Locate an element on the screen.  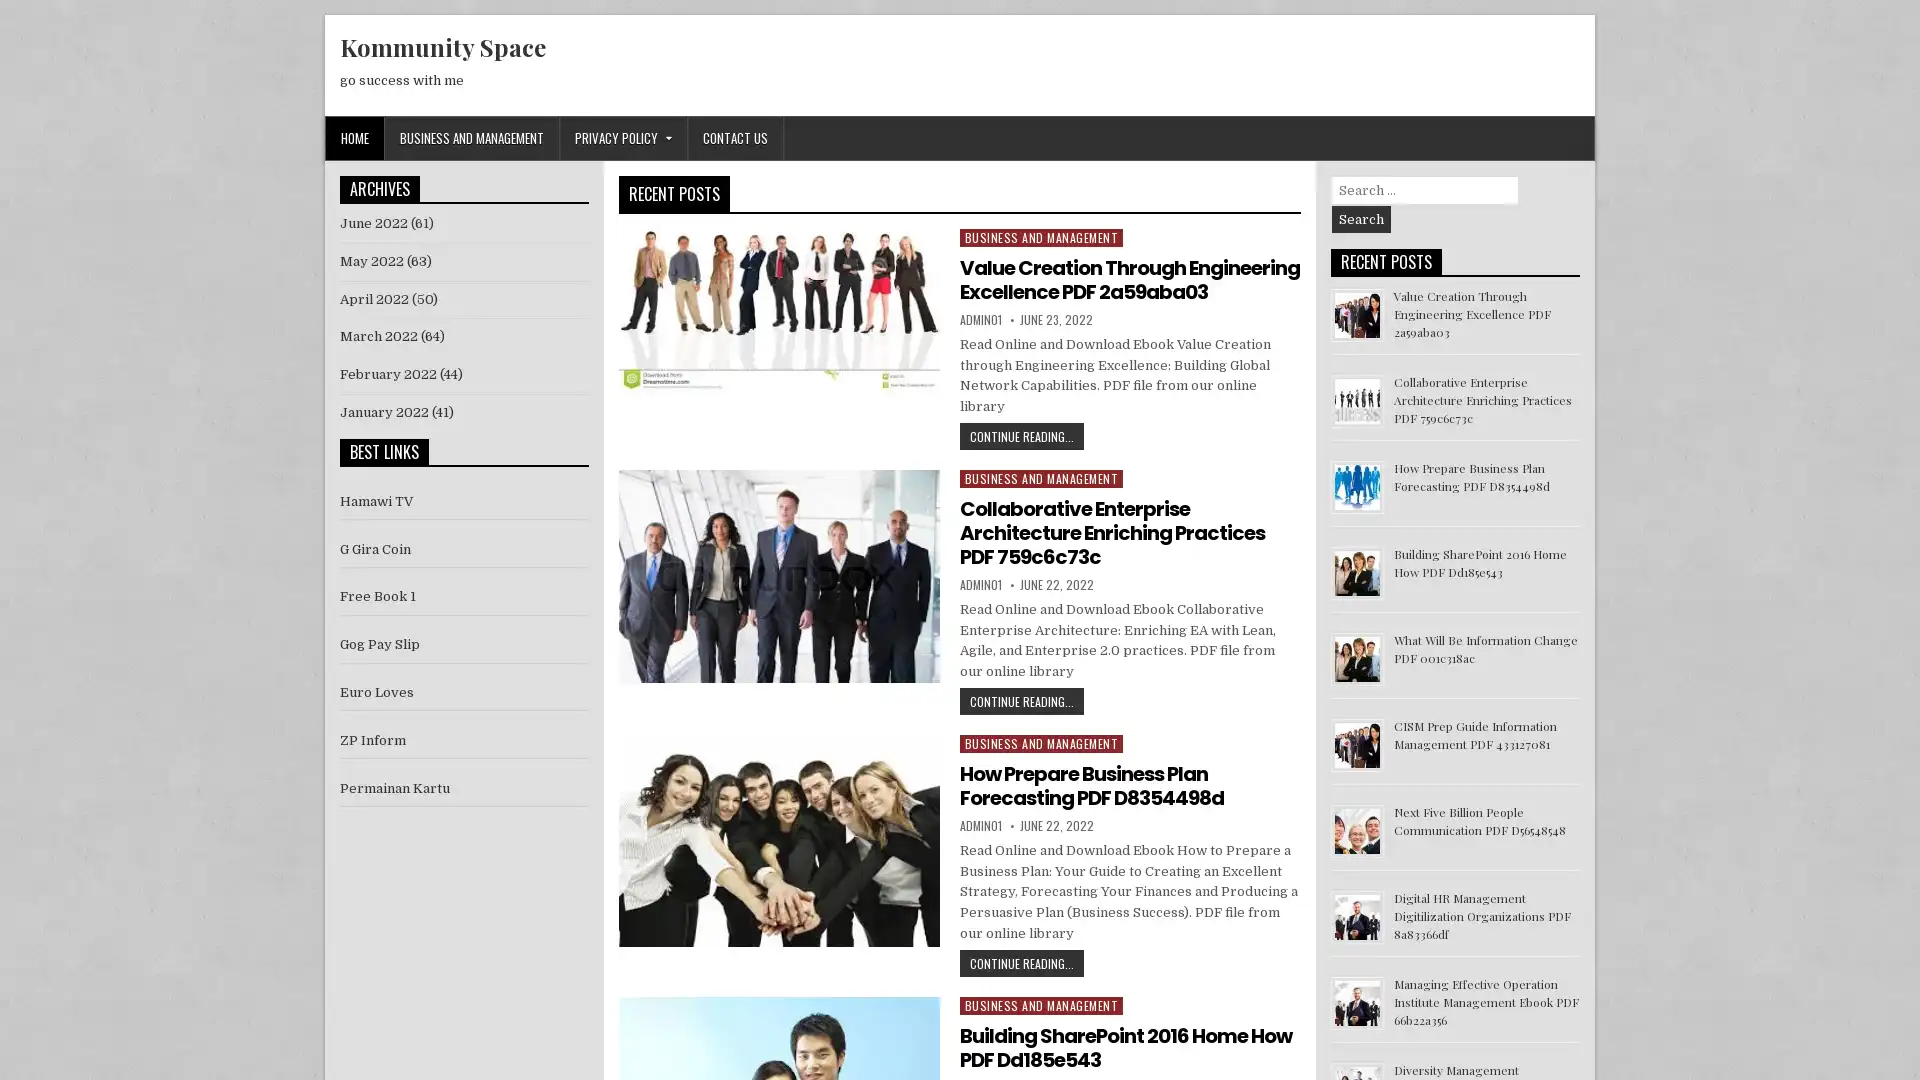
Search is located at coordinates (1360, 219).